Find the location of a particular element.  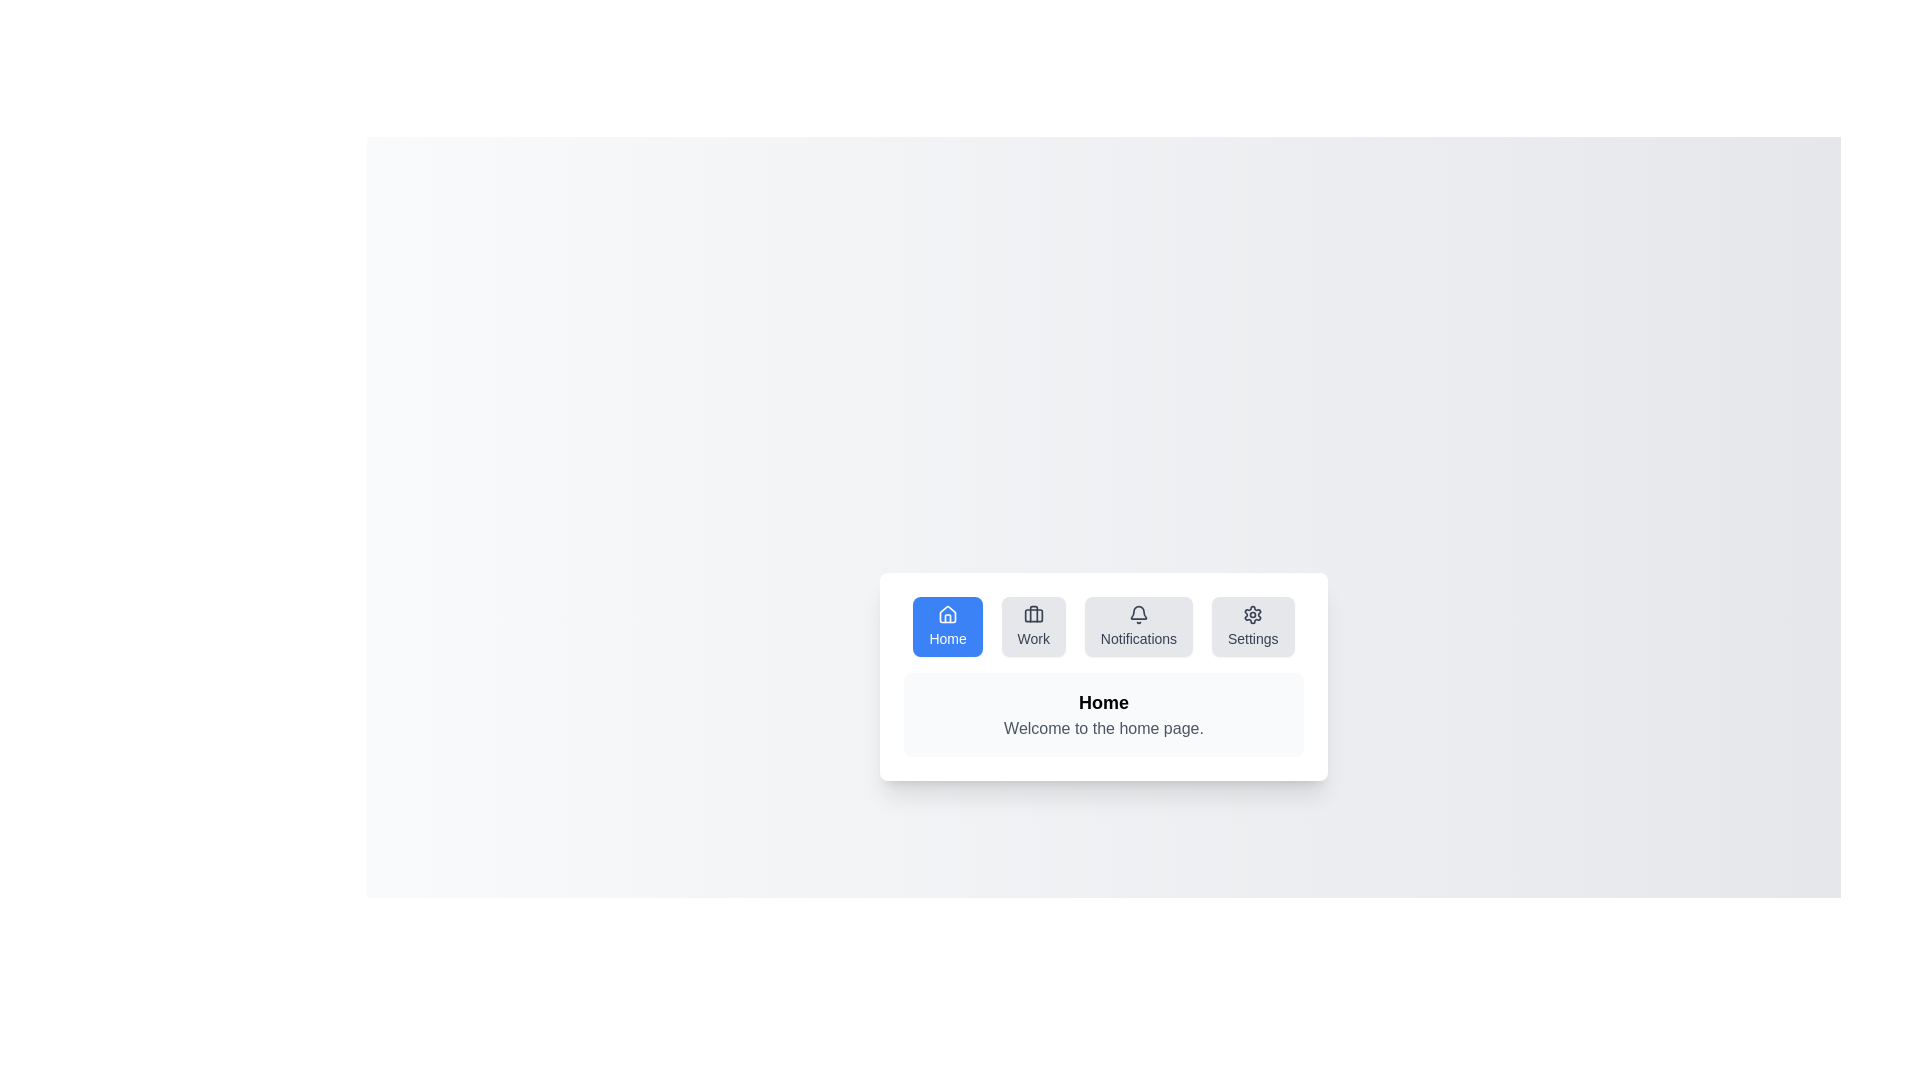

'Notifications' text label that is centrally positioned beneath the bell icon in the third button of the tabbed navigation bar to understand the button's purpose is located at coordinates (1138, 639).